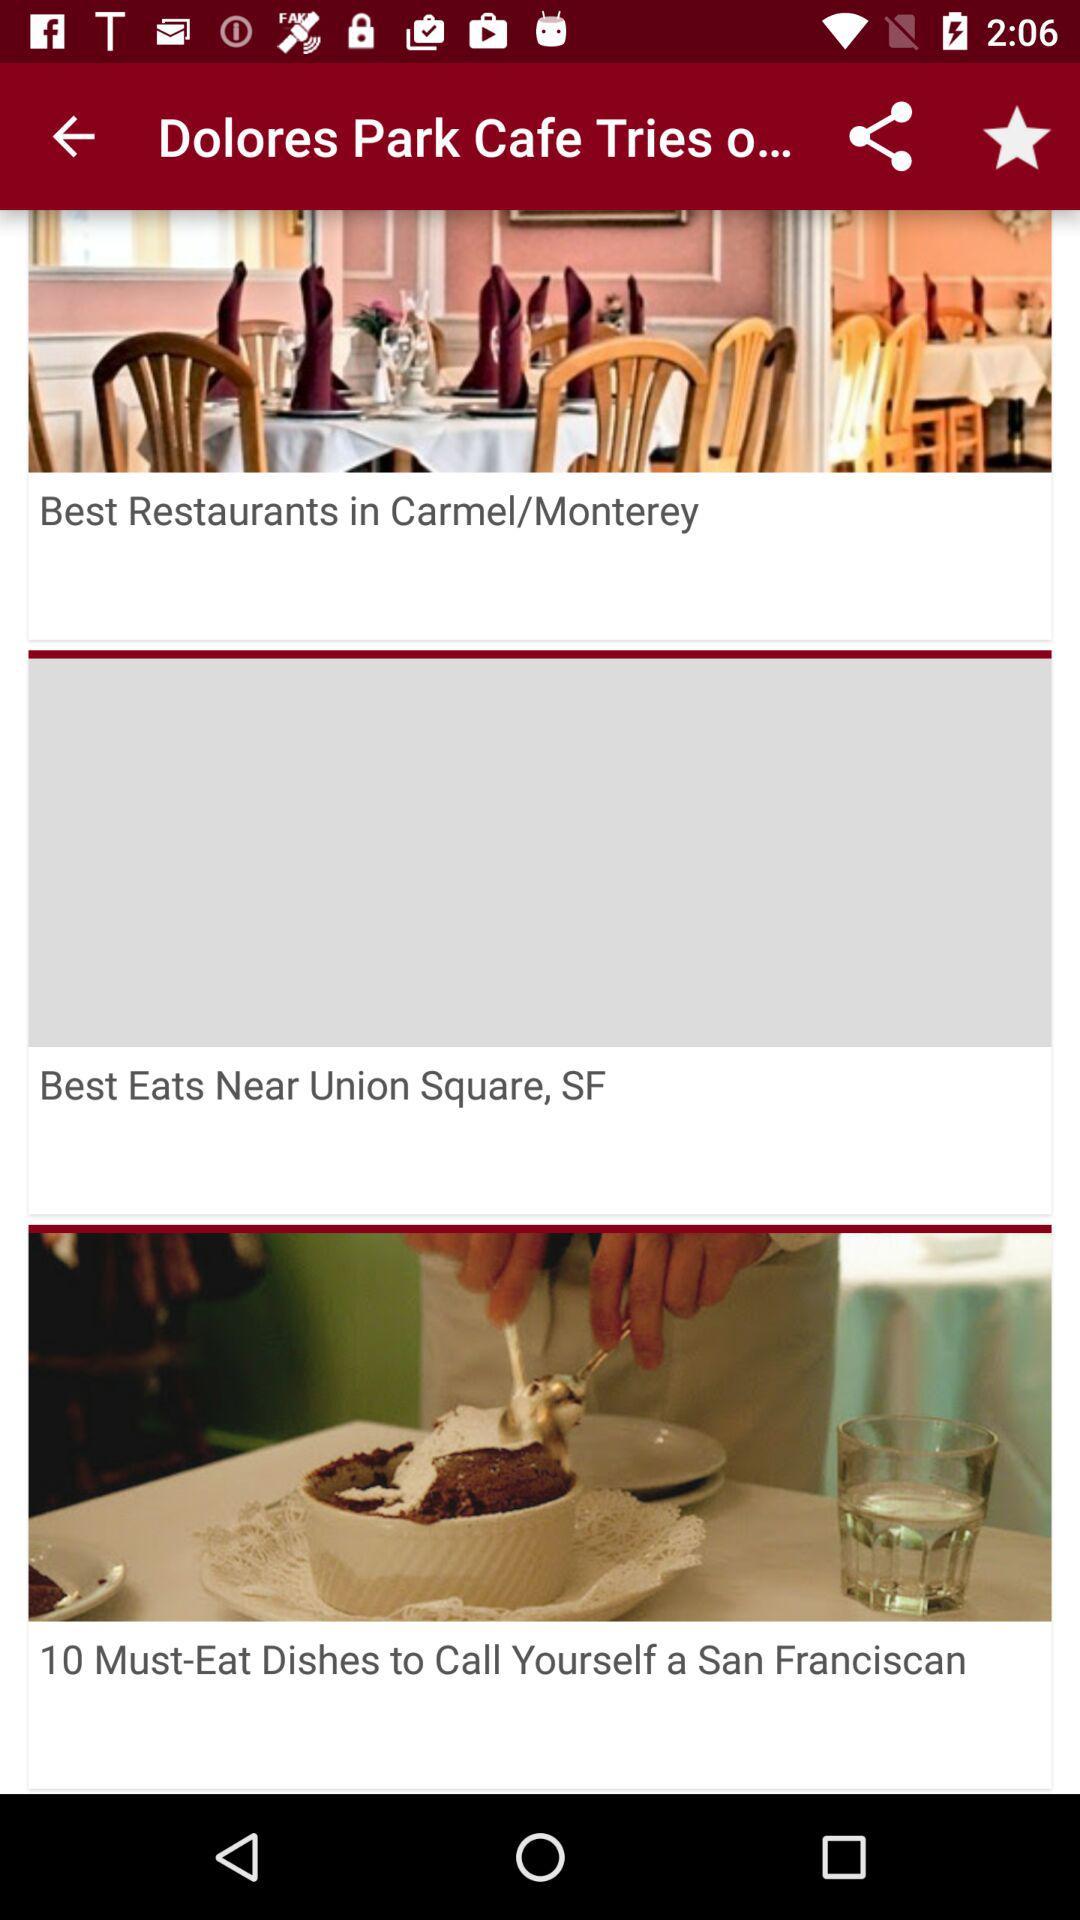 This screenshot has width=1080, height=1920. What do you see at coordinates (540, 1227) in the screenshot?
I see `the icon below the best eats near icon` at bounding box center [540, 1227].